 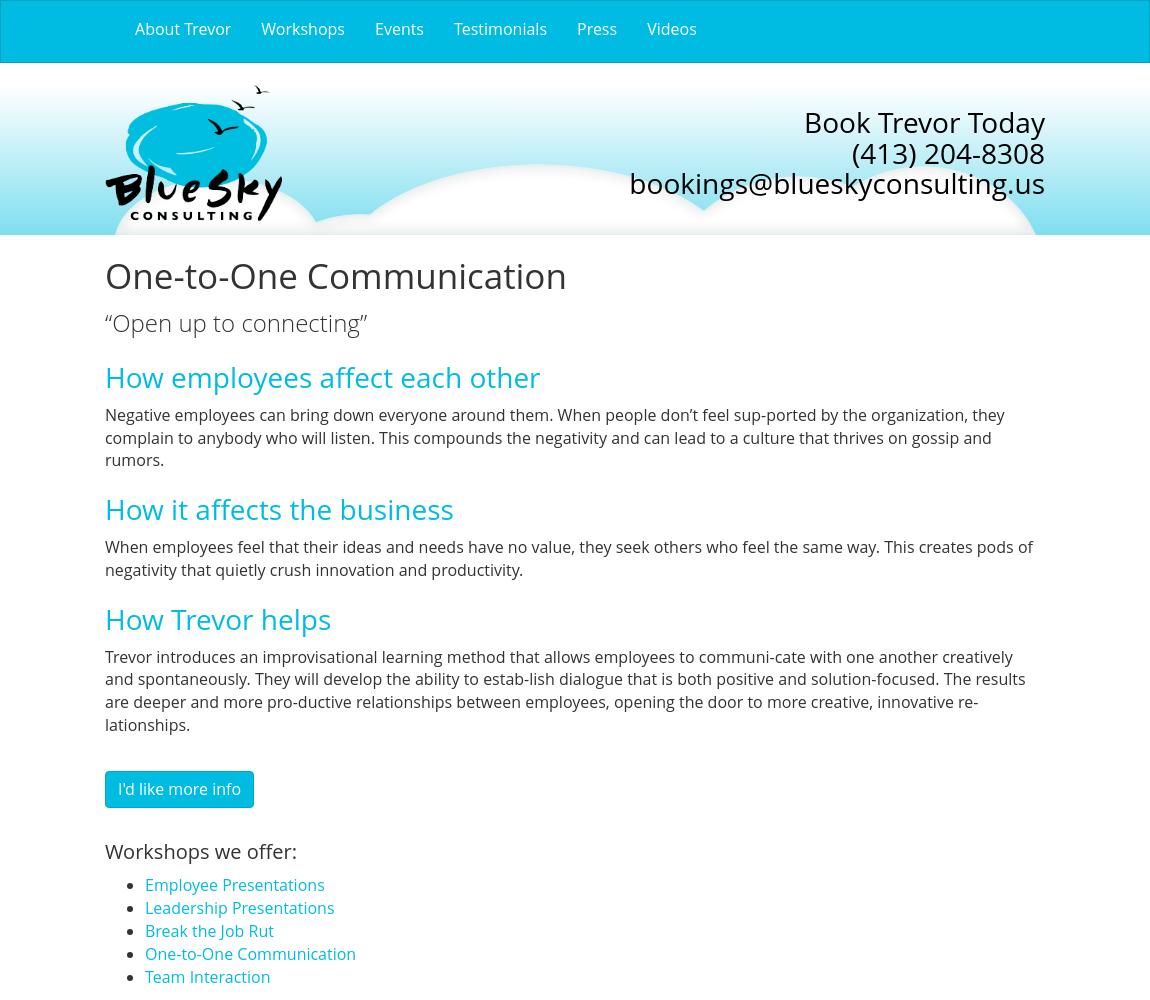 I want to click on 'Employee Presentations', so click(x=233, y=885).